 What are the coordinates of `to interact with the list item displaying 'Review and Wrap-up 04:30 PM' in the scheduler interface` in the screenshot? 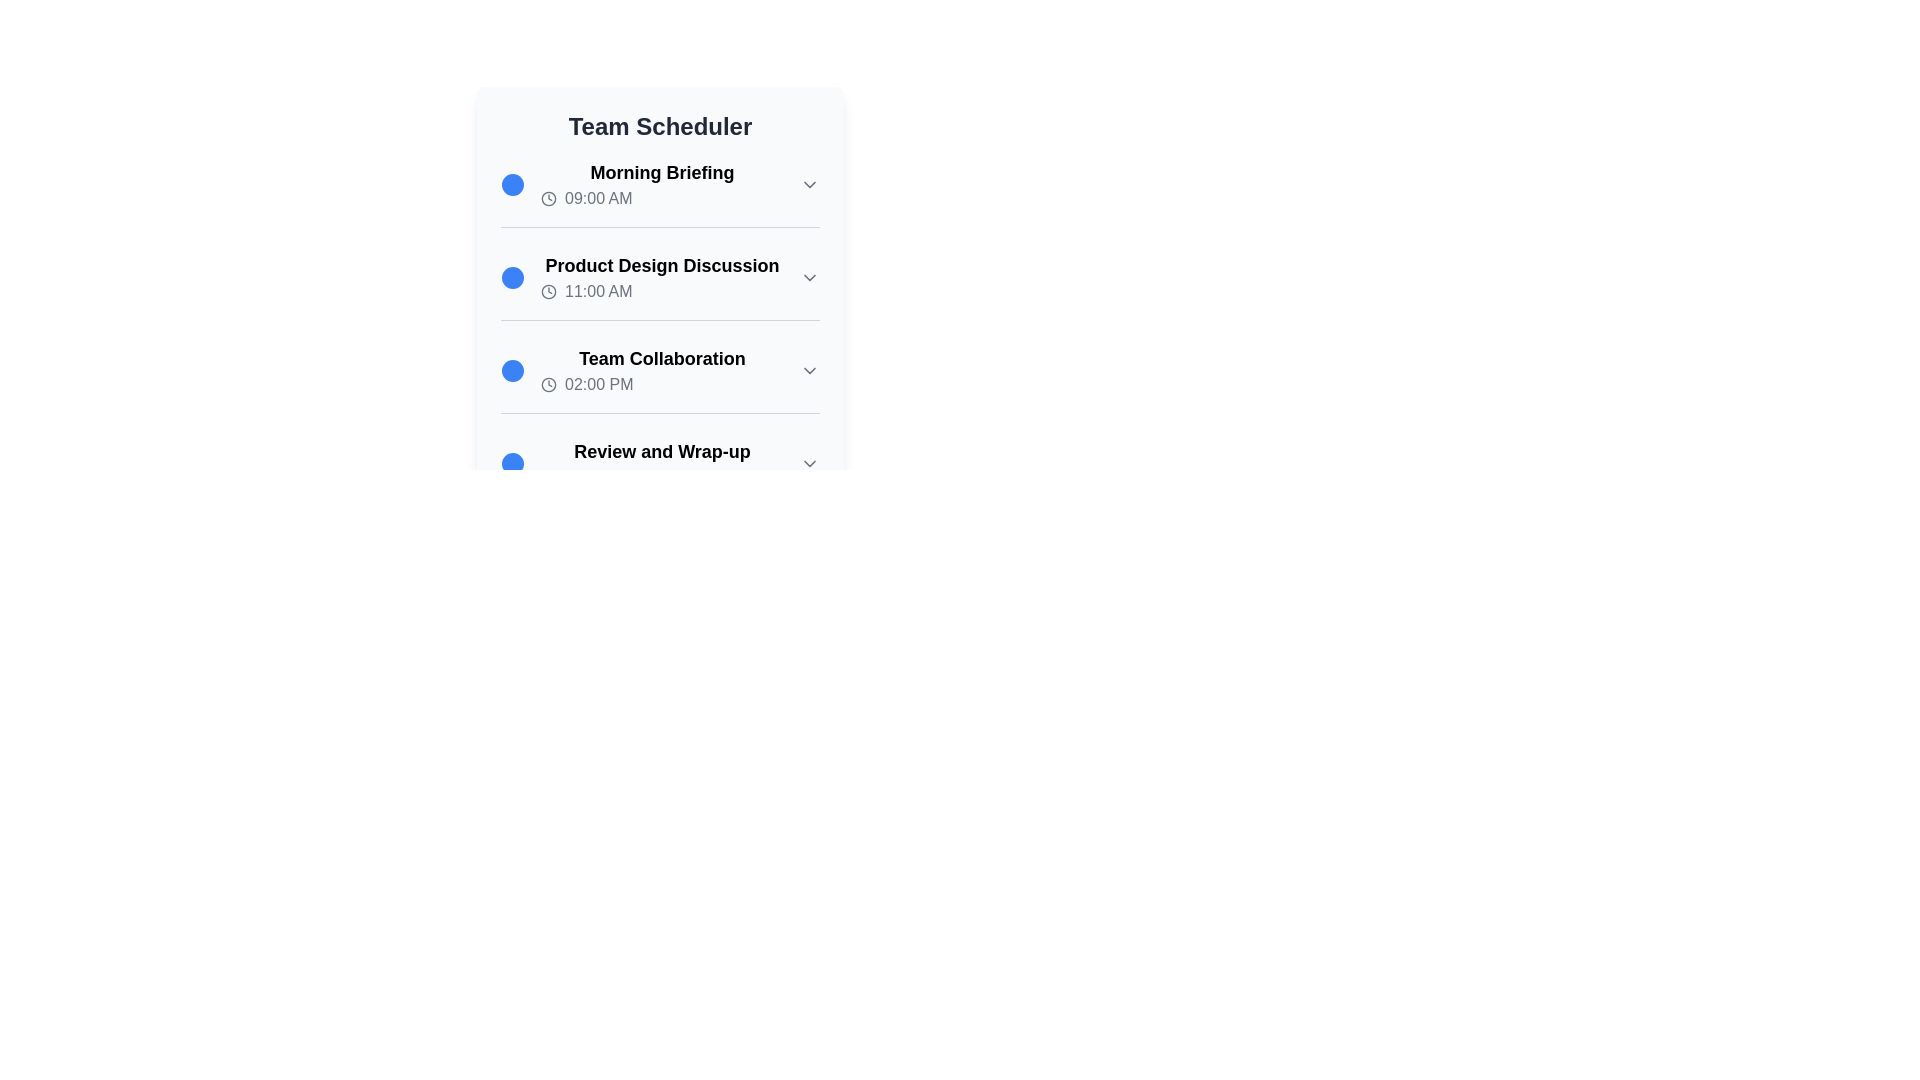 It's located at (662, 463).